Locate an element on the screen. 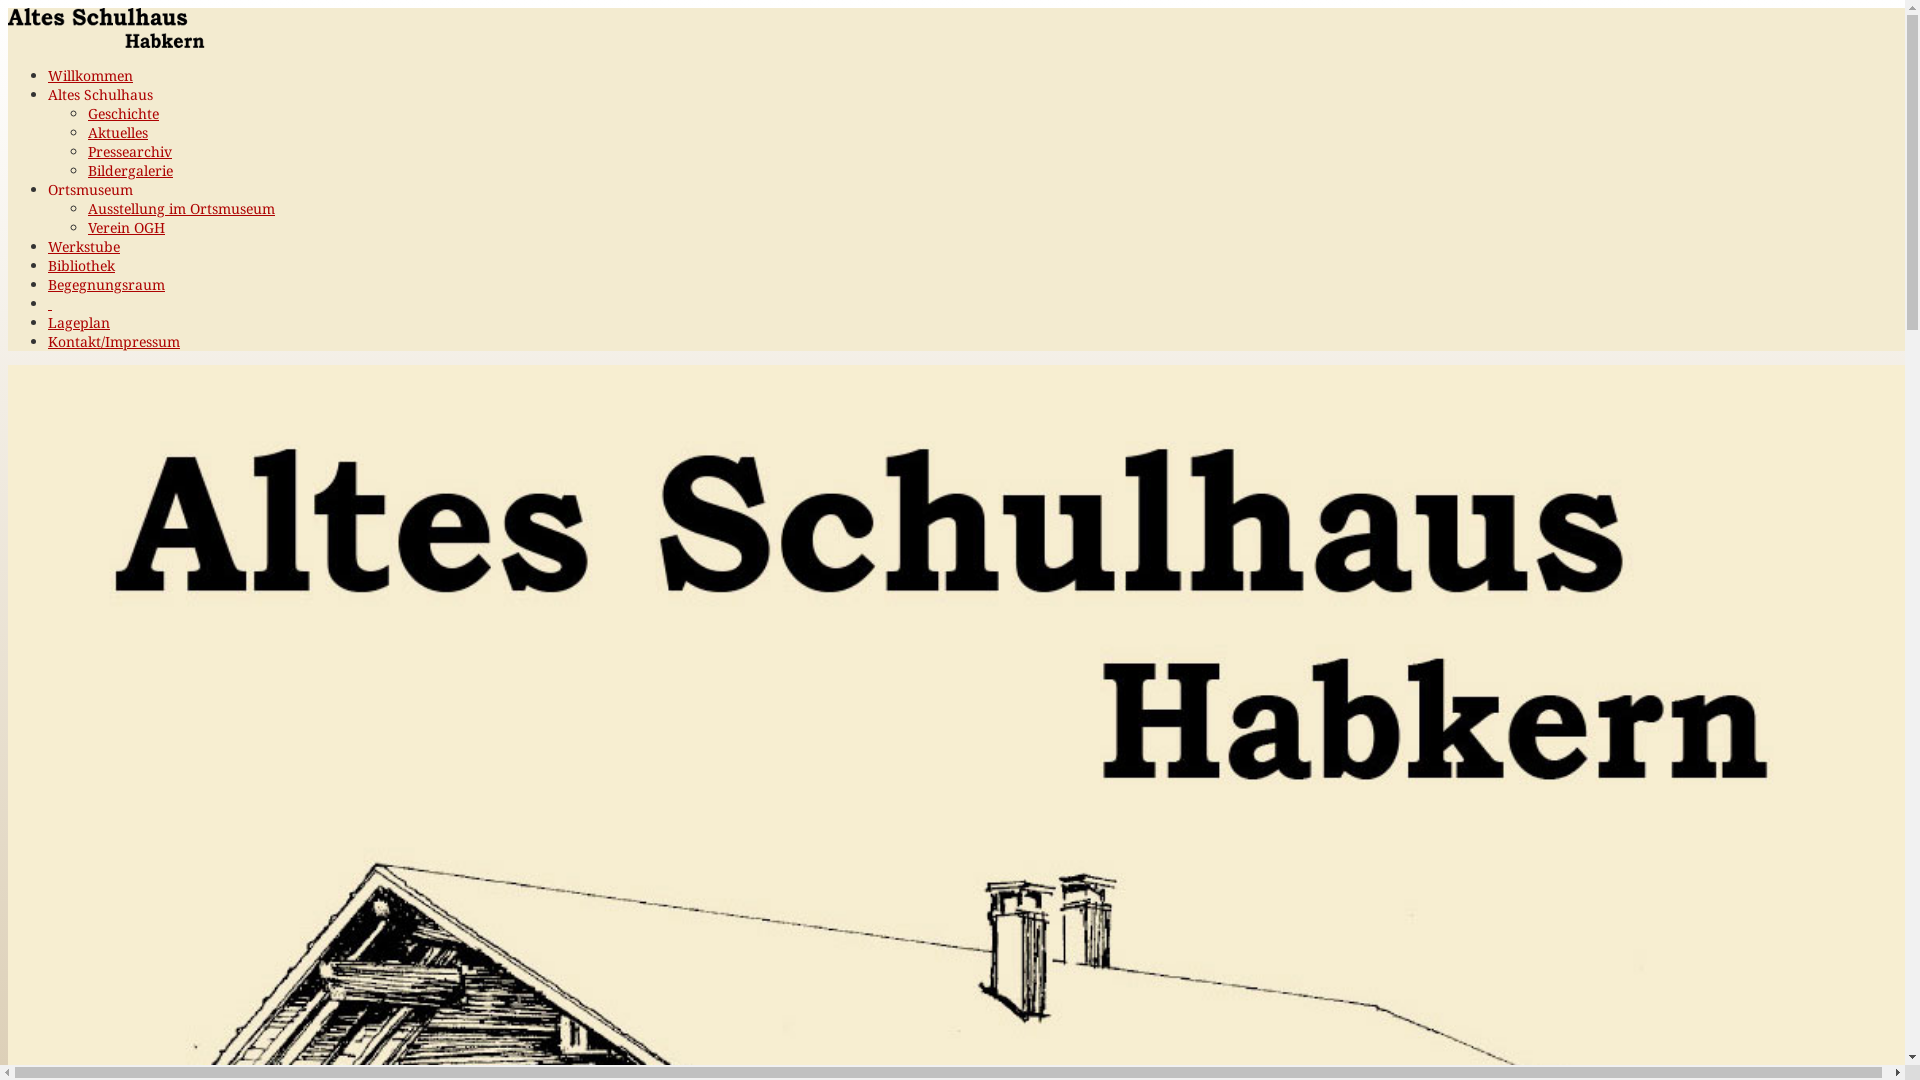 This screenshot has height=1080, width=1920. 'Willkommen' is located at coordinates (89, 74).